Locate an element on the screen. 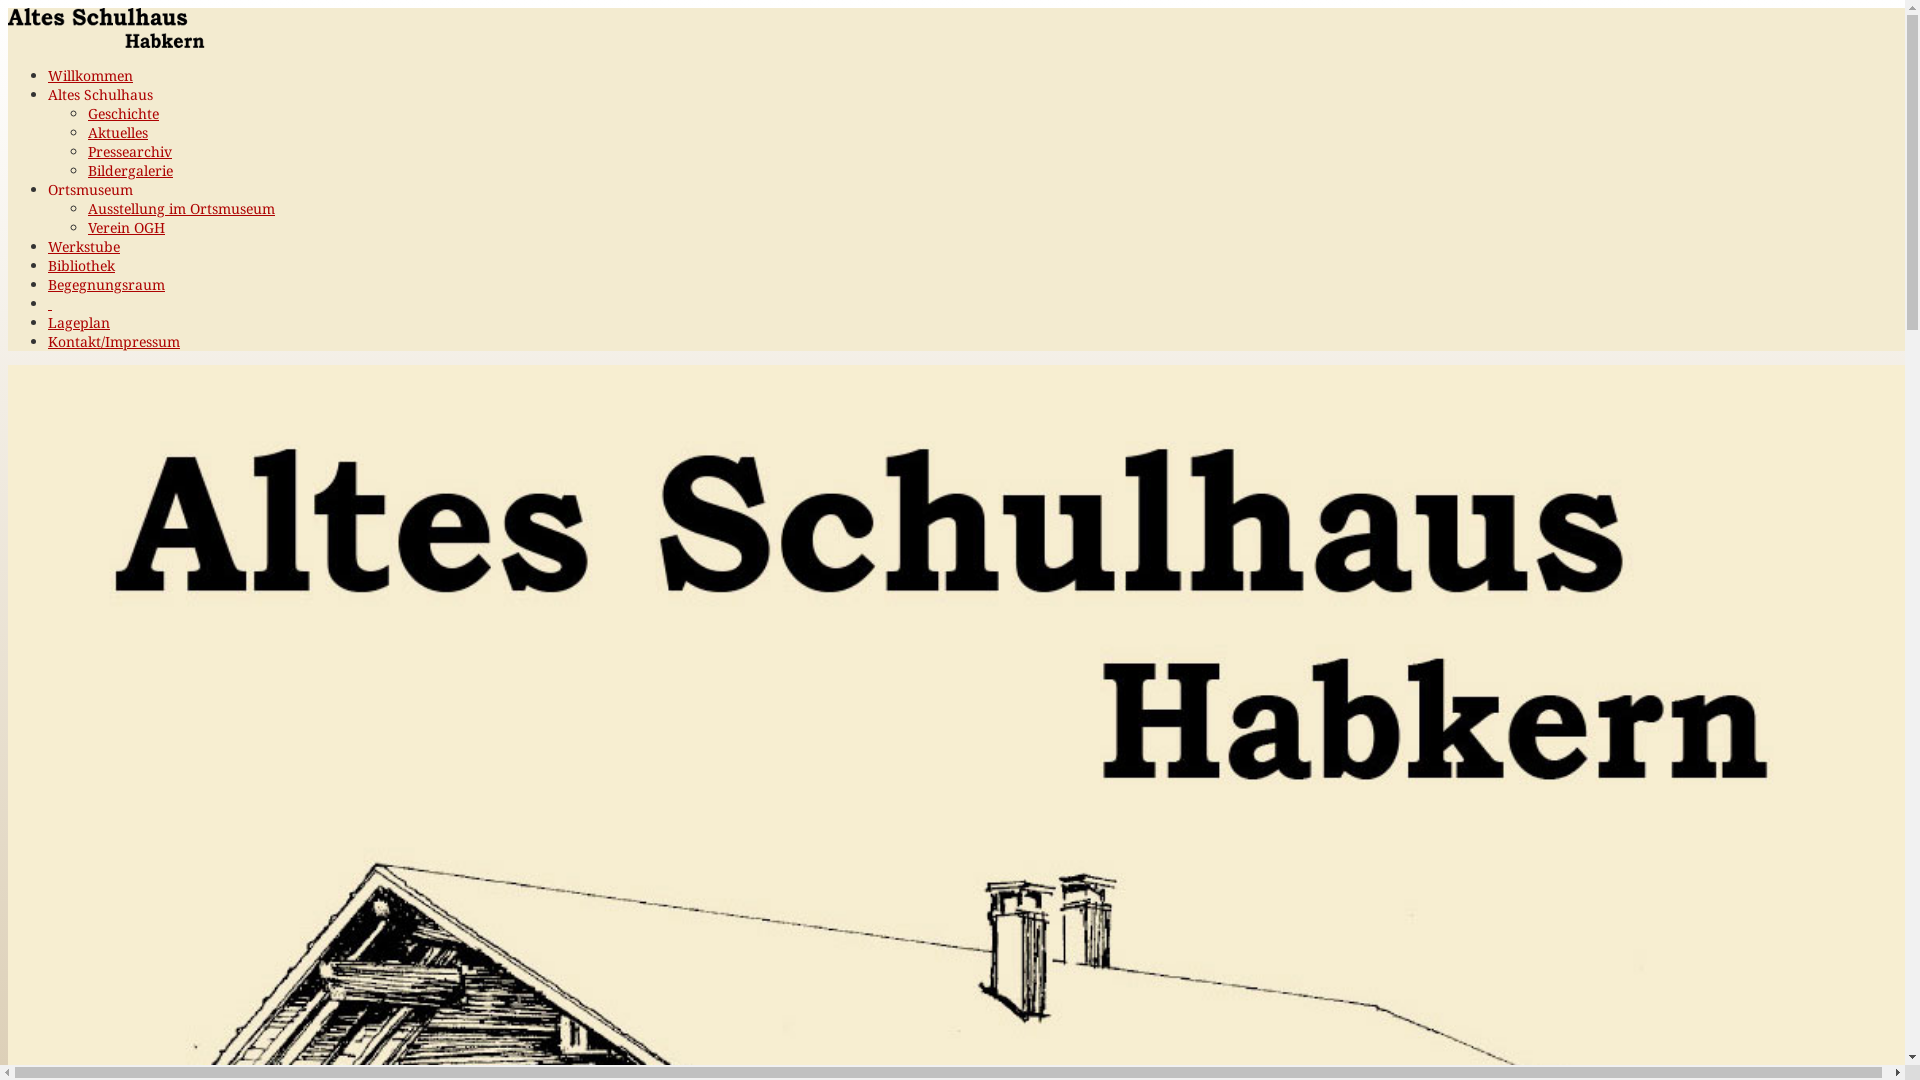 This screenshot has height=1080, width=1920. 'Willkommen' is located at coordinates (89, 74).